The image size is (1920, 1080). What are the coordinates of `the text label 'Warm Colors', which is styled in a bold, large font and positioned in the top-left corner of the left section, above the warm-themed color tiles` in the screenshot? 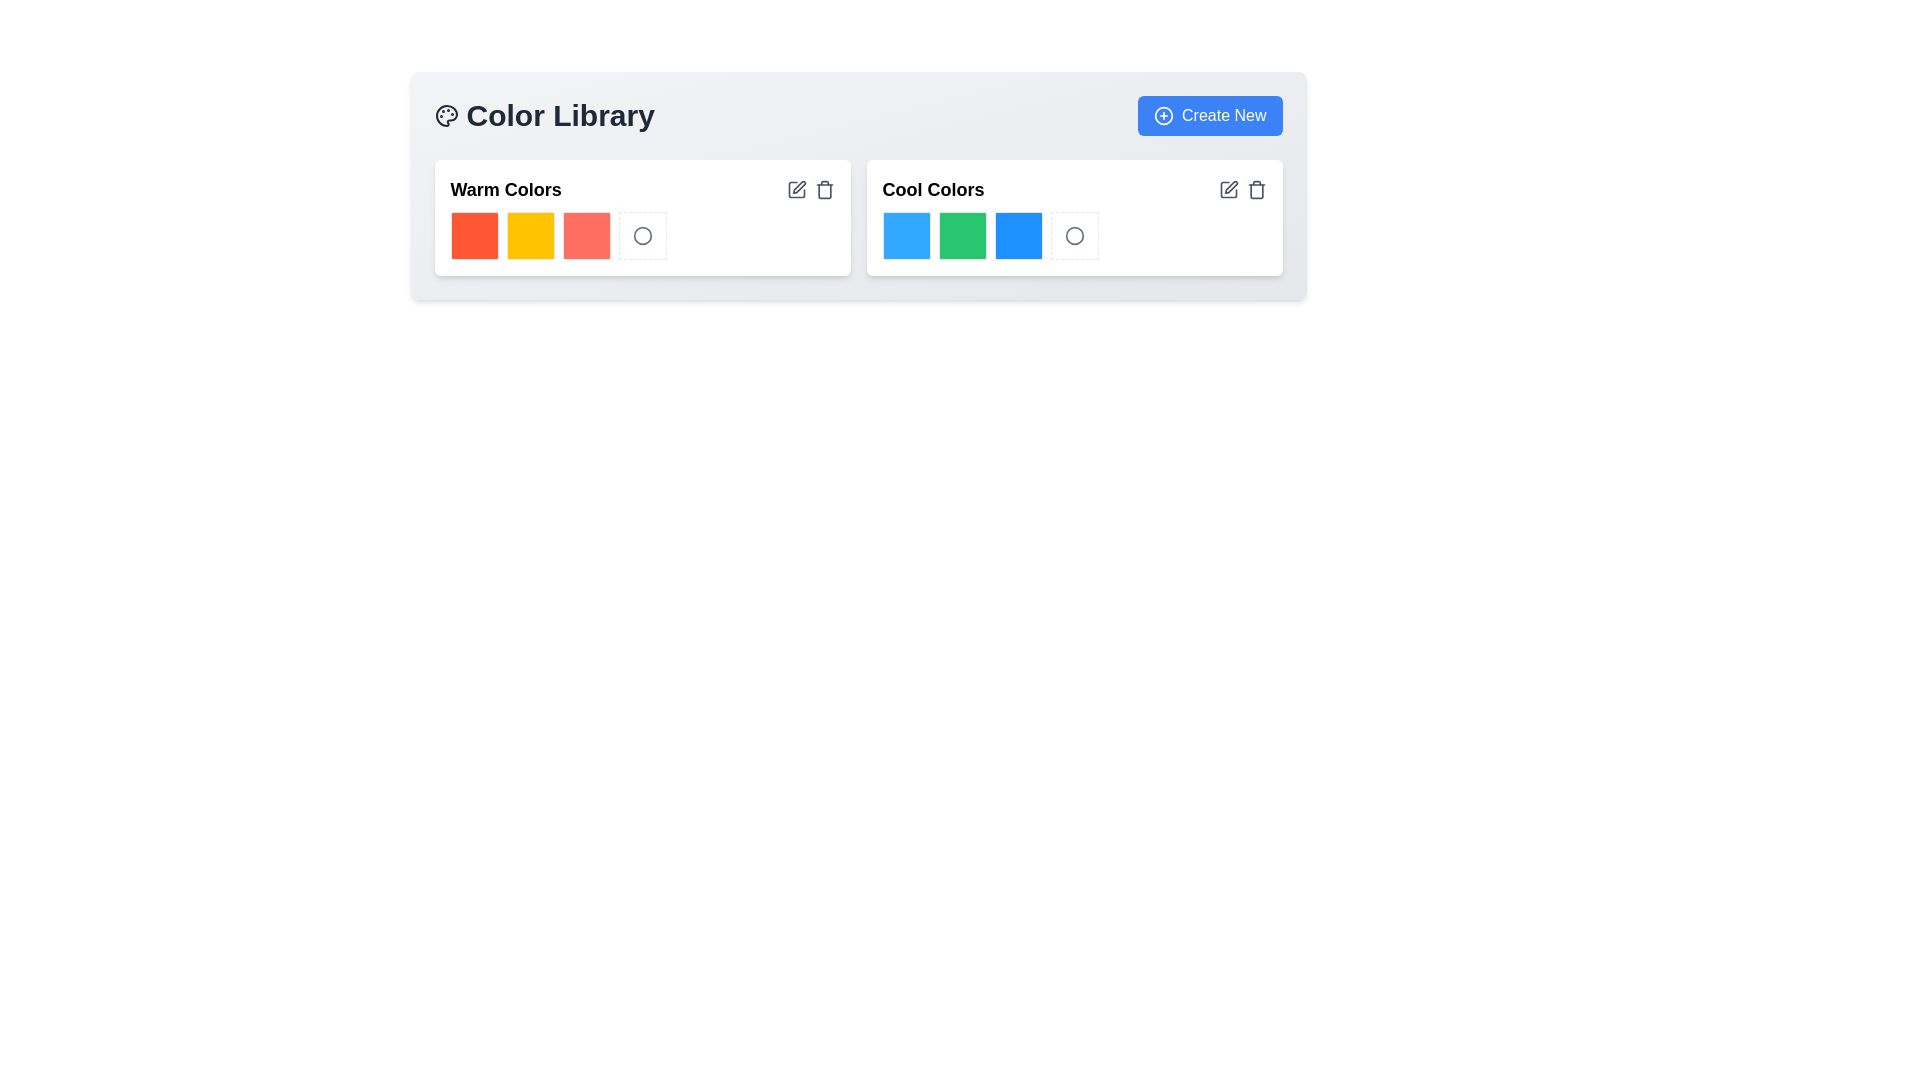 It's located at (506, 189).